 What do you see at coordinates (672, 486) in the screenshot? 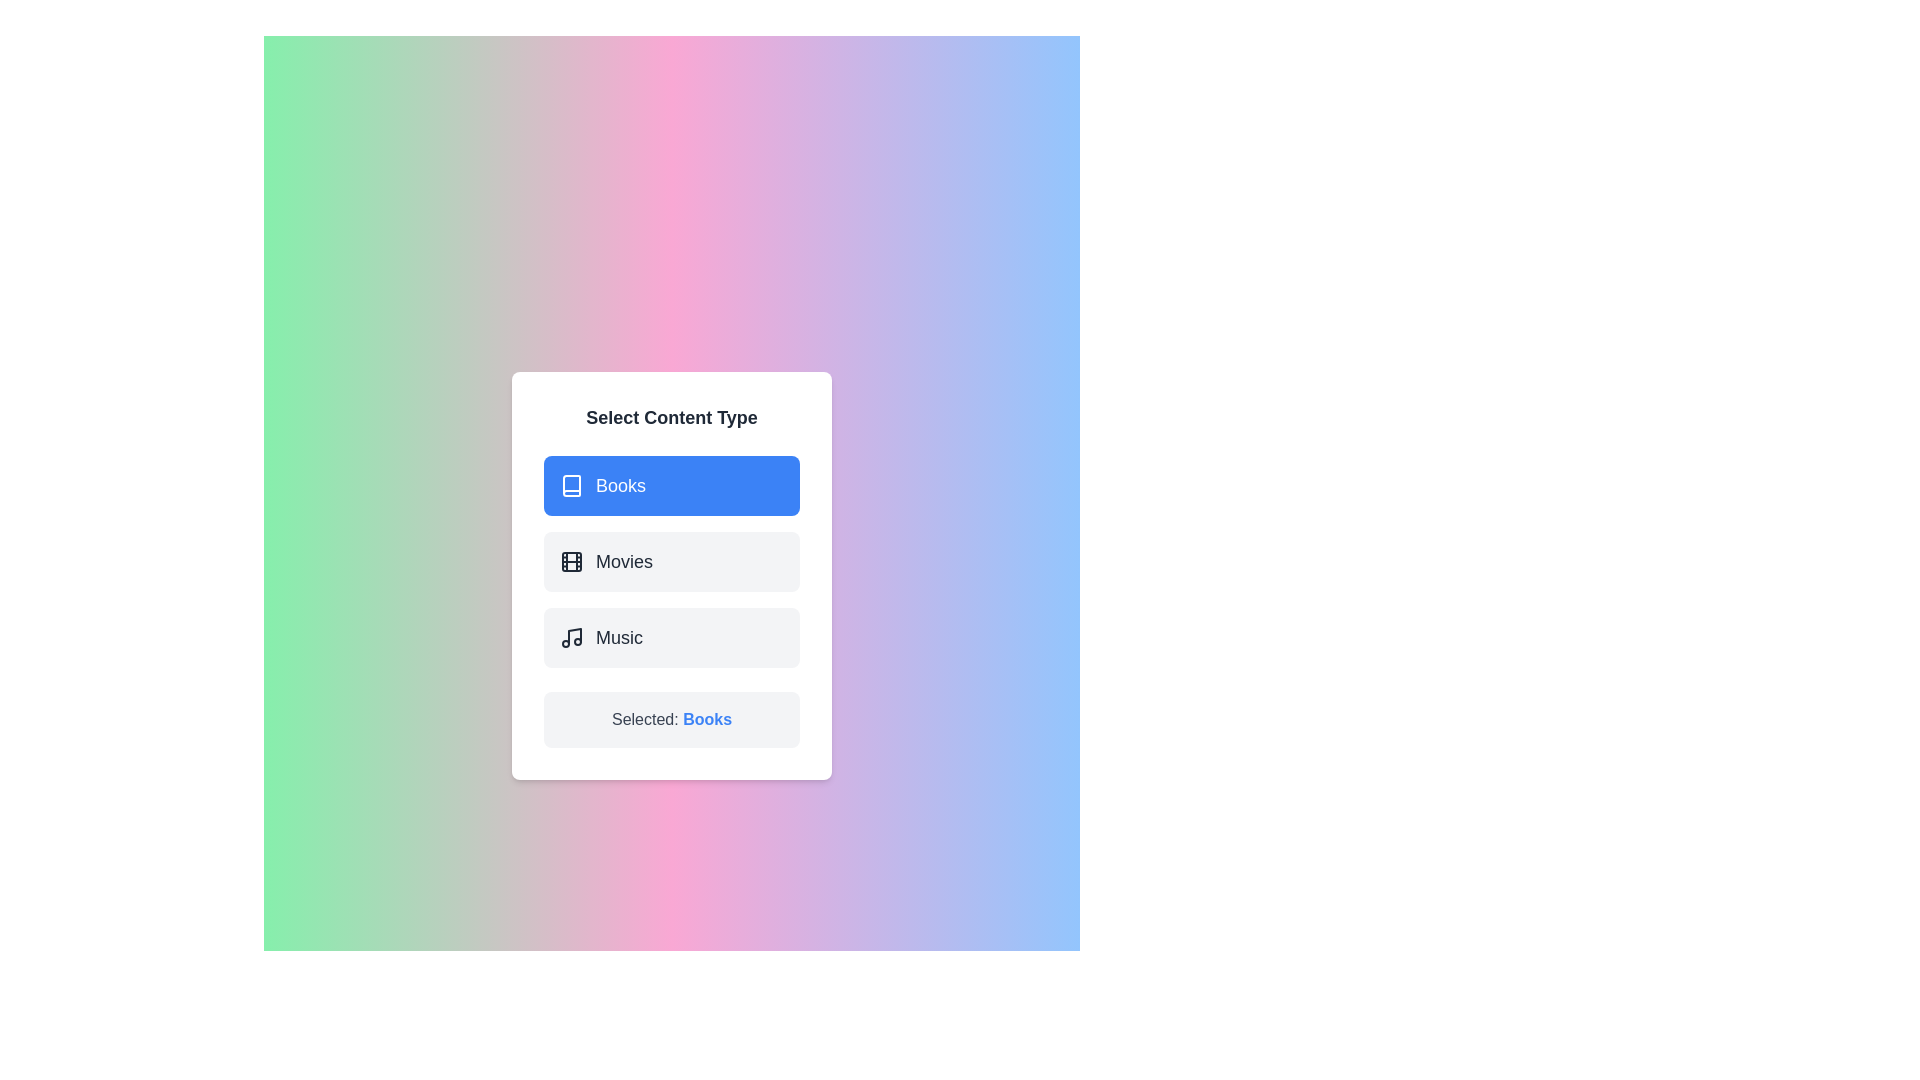
I see `the 'Books' button` at bounding box center [672, 486].